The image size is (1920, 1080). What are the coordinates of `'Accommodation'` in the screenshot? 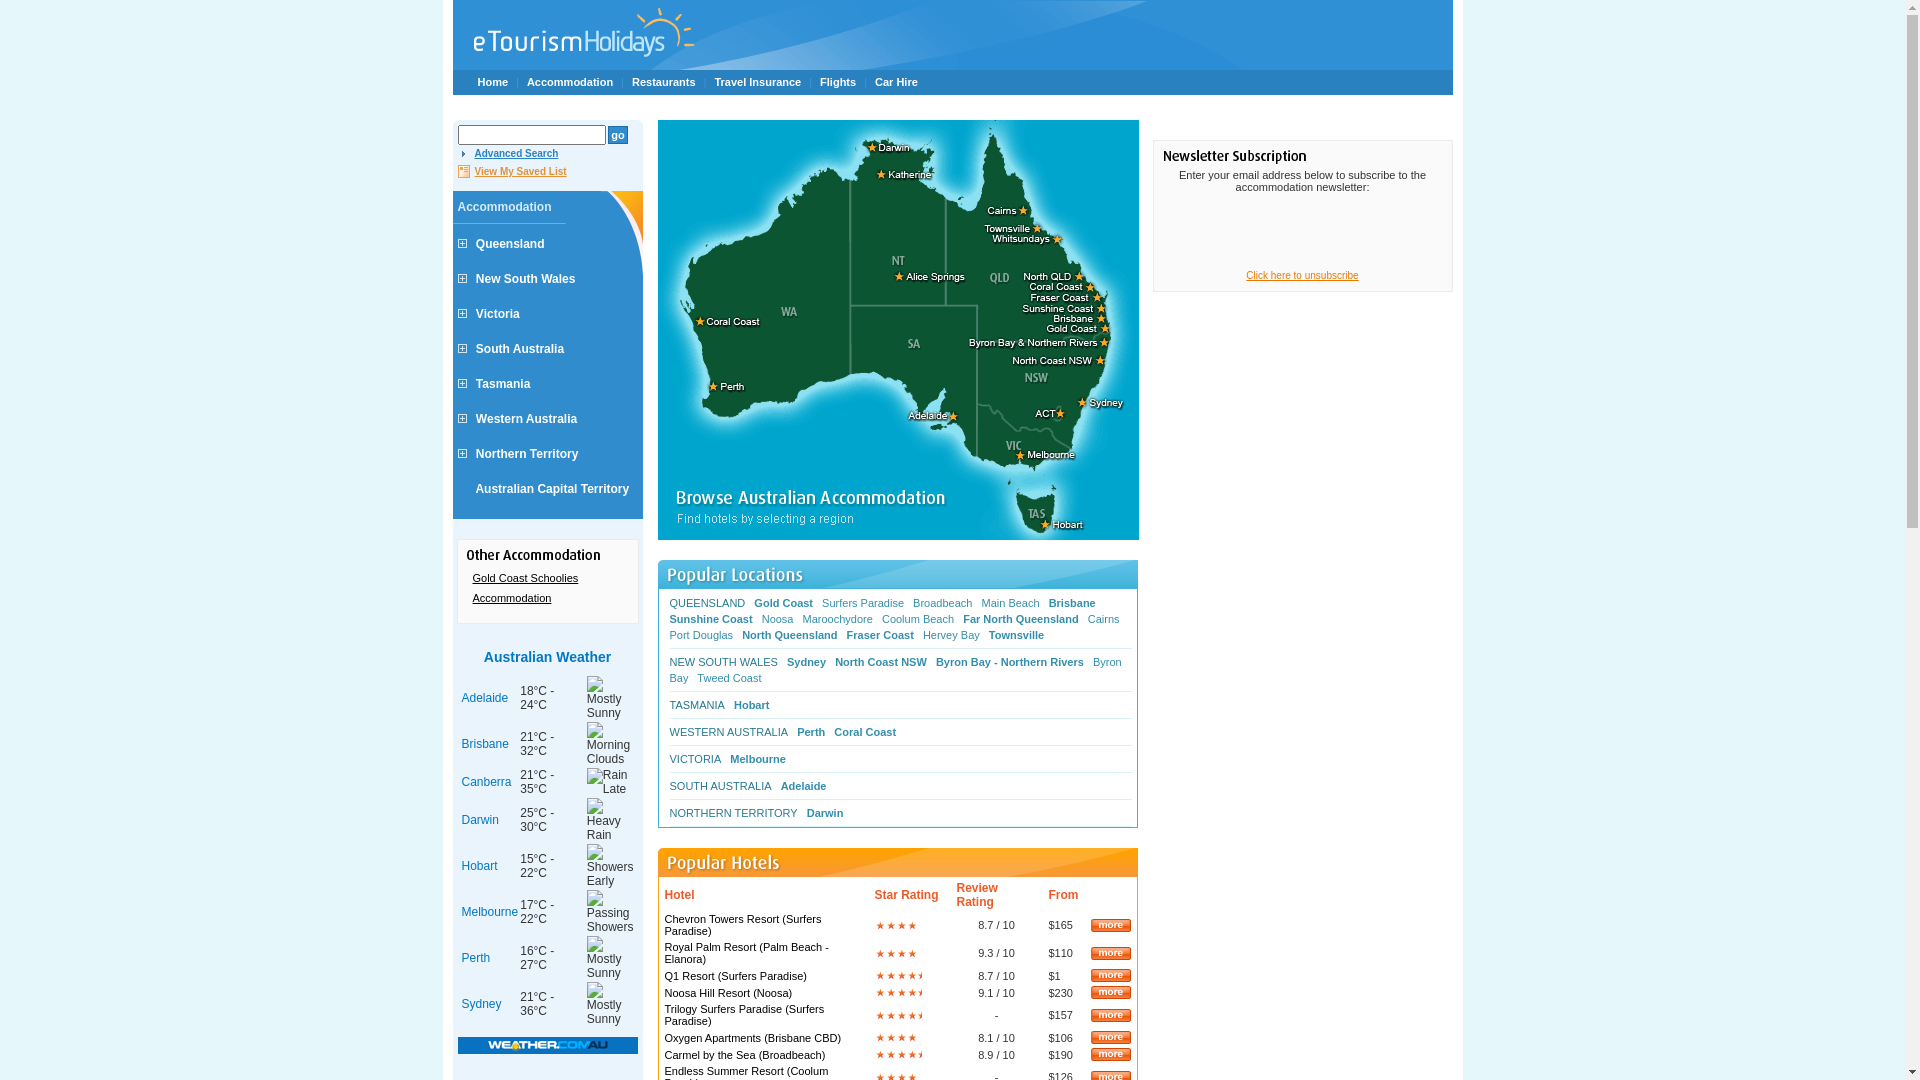 It's located at (569, 81).